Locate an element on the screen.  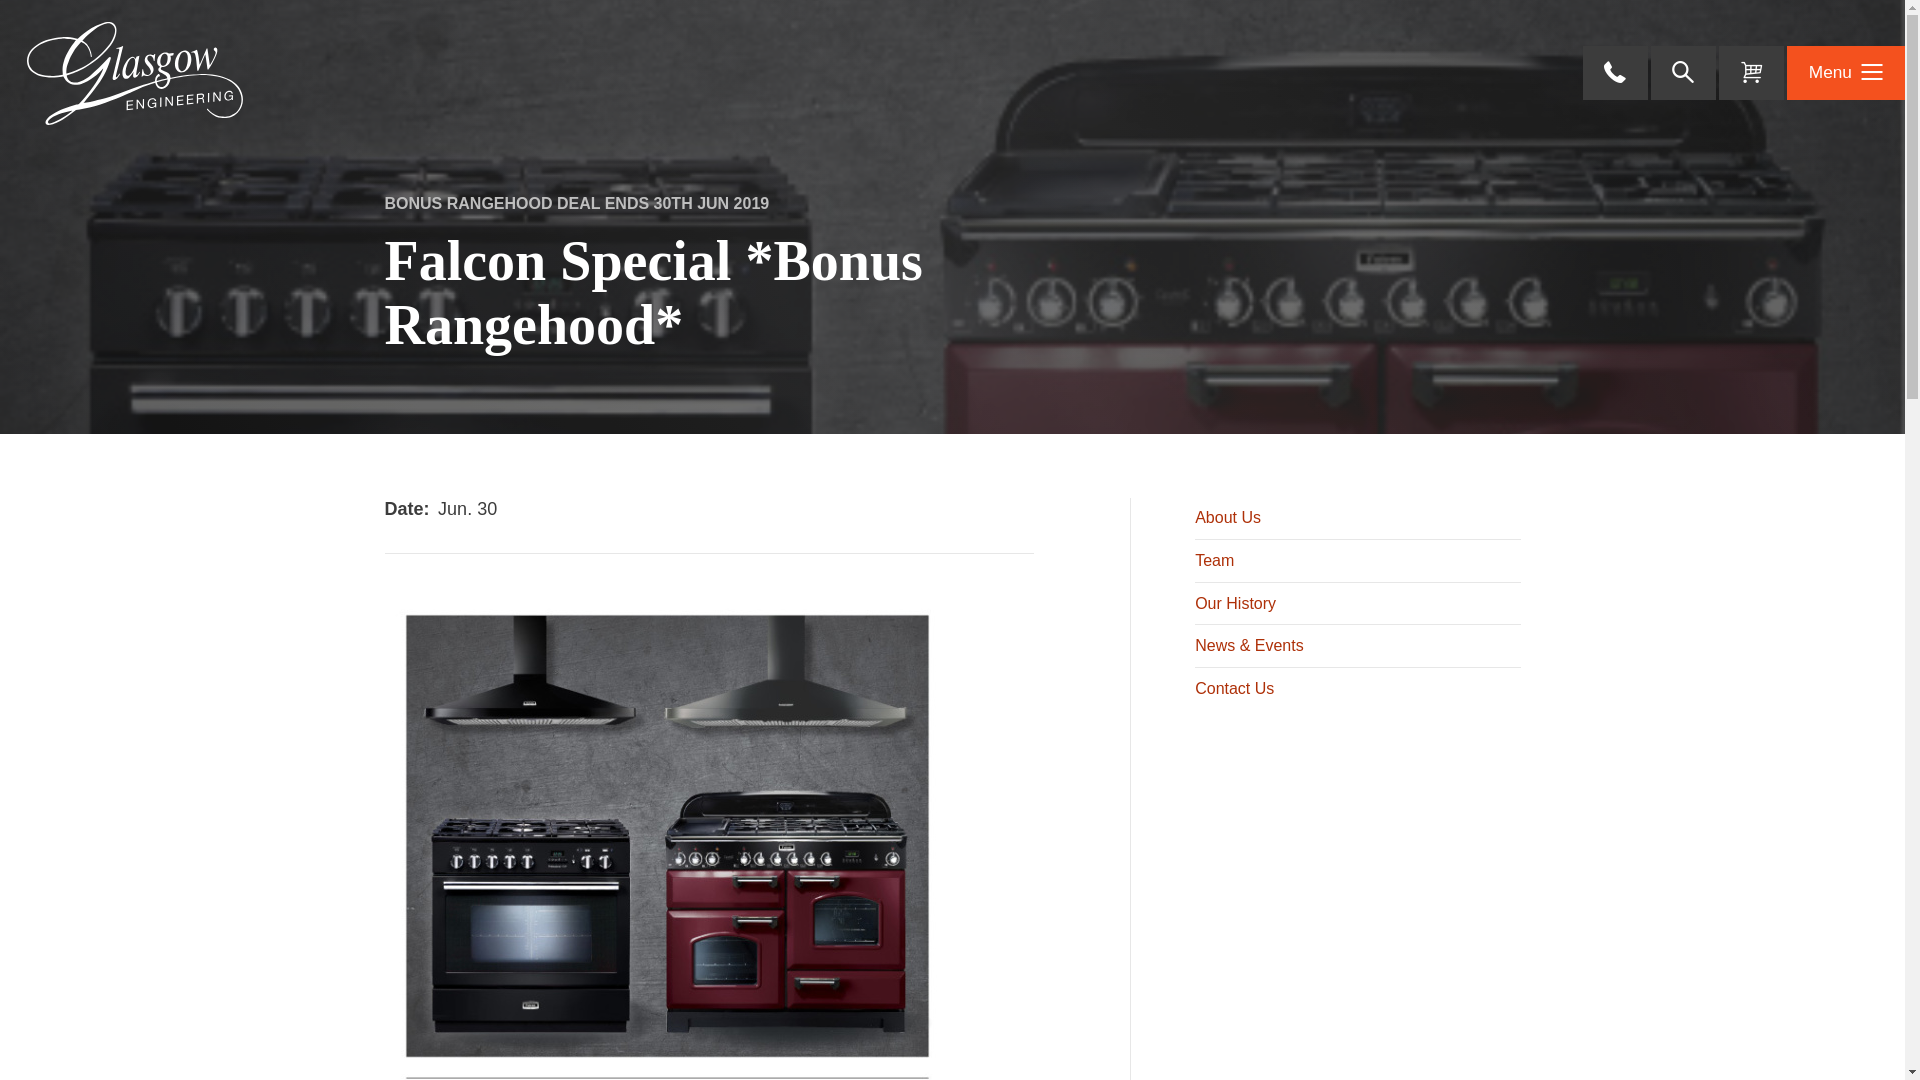
'News & Events' is located at coordinates (1195, 645).